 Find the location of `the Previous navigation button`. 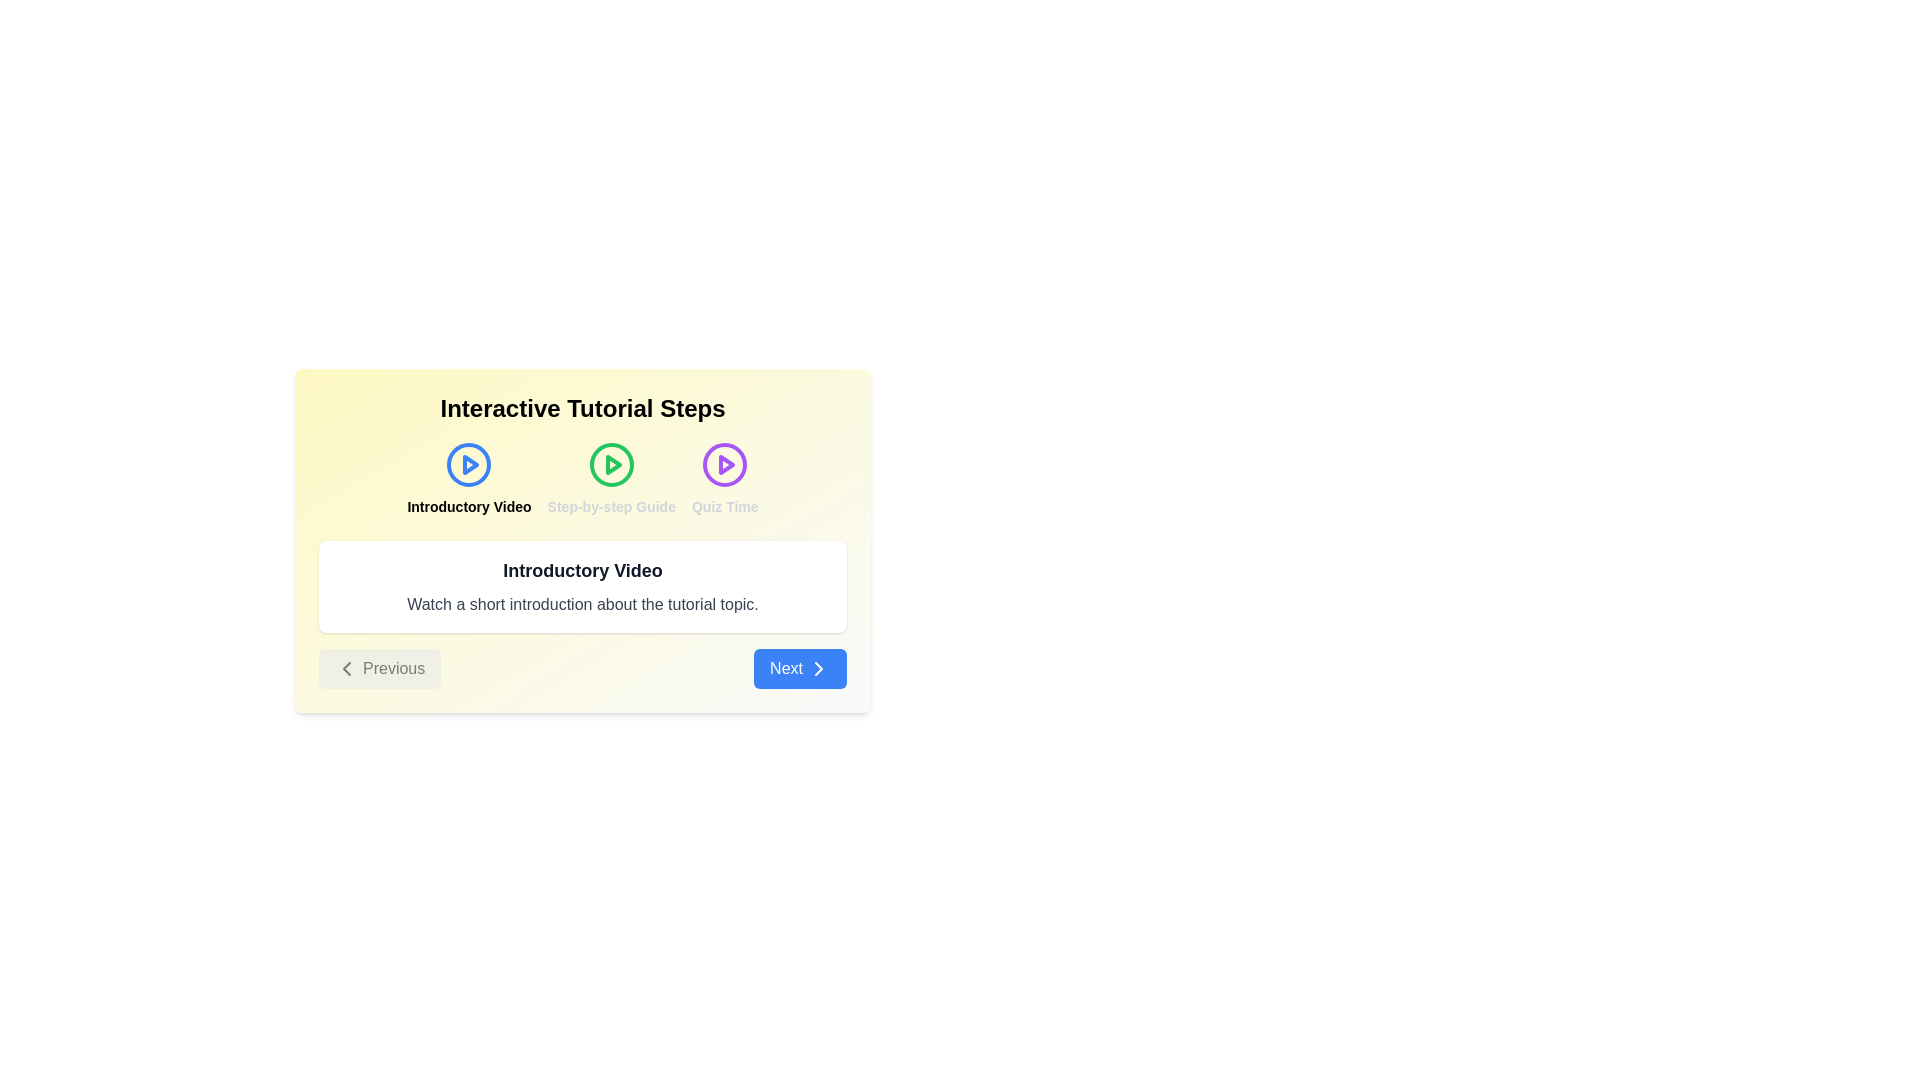

the Previous navigation button is located at coordinates (380, 668).